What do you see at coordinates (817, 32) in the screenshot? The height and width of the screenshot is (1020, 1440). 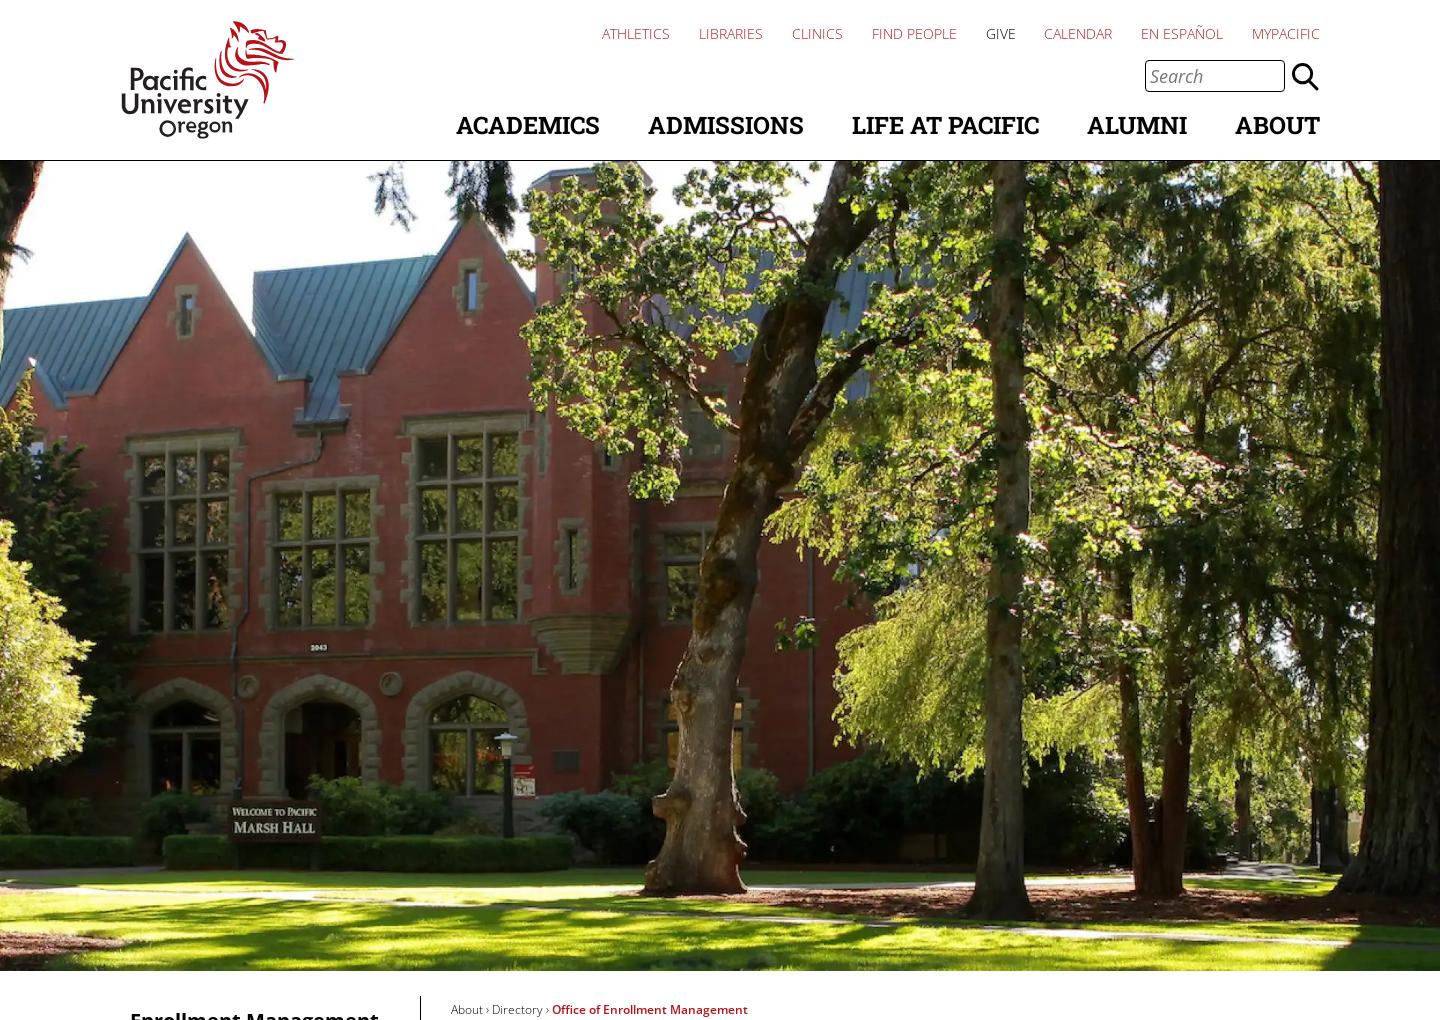 I see `'Clinics'` at bounding box center [817, 32].